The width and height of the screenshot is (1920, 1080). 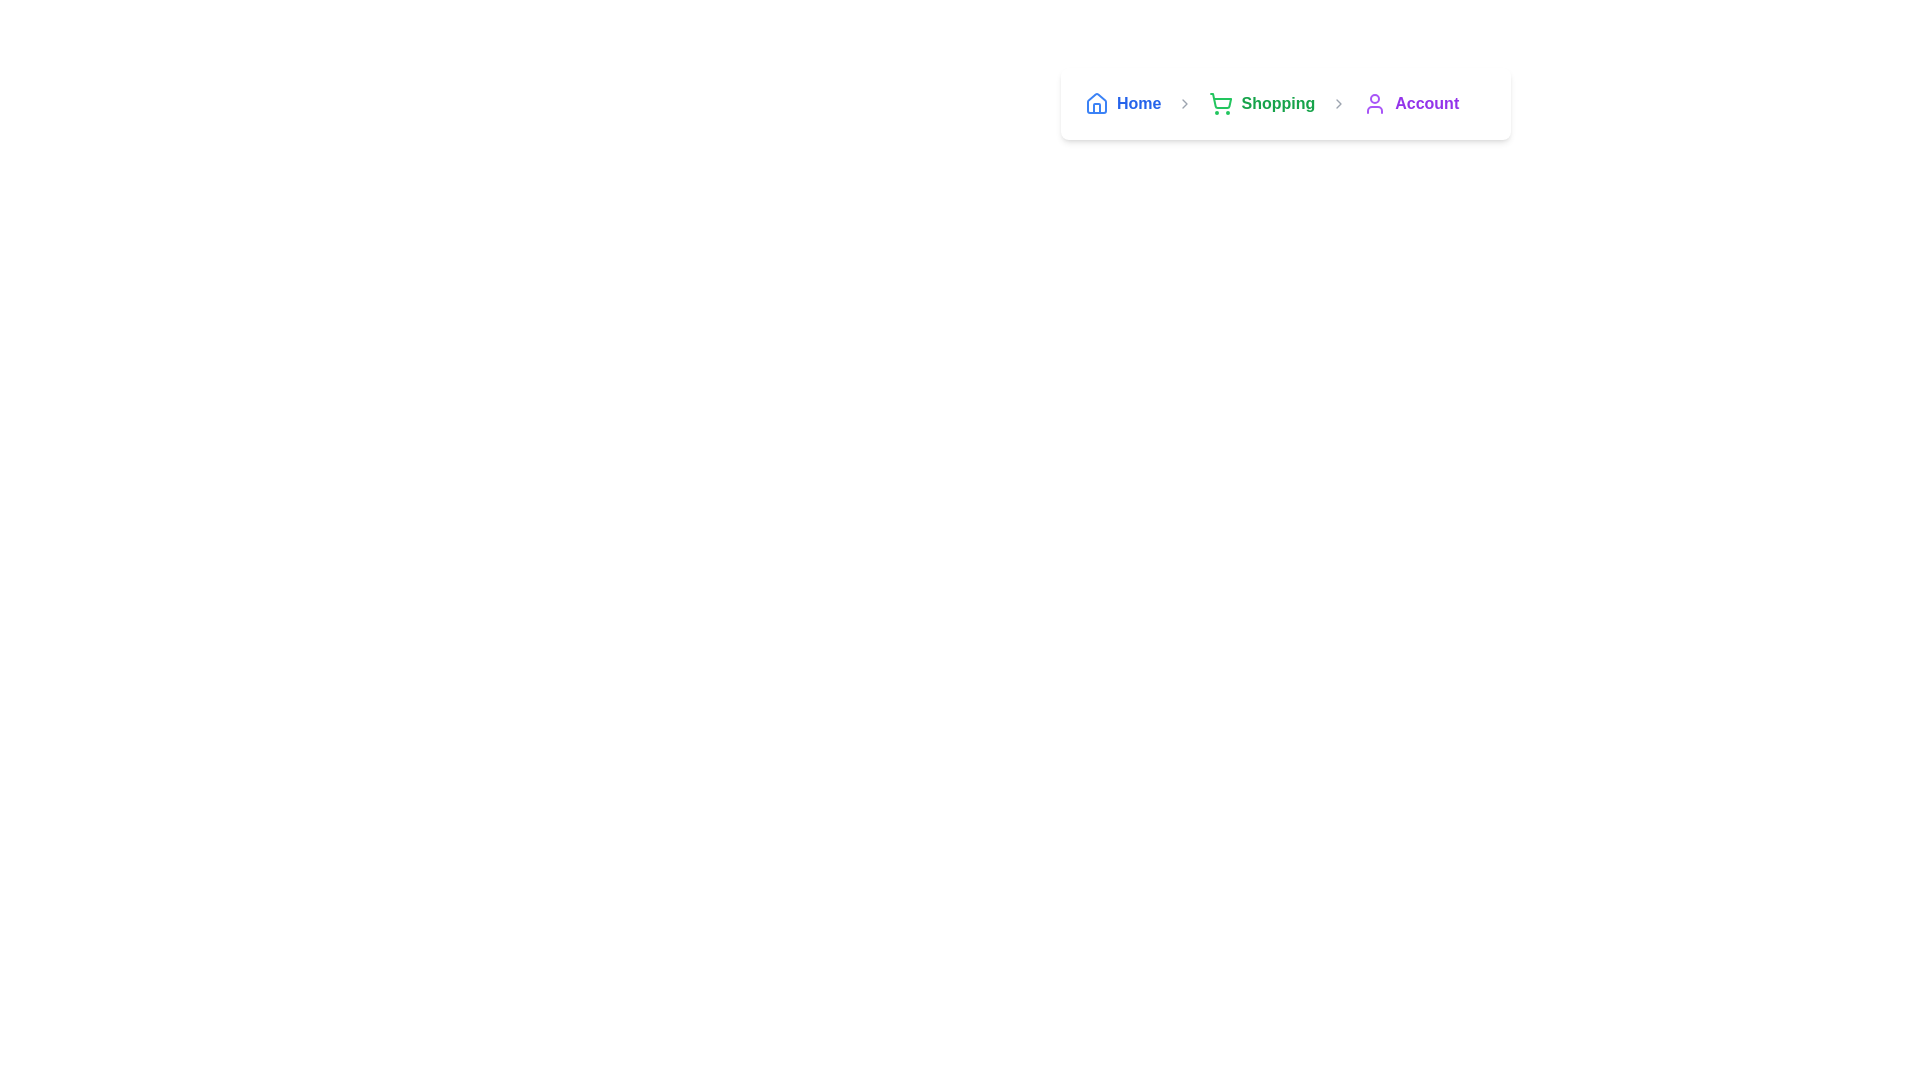 I want to click on the shopping cart icon in the breadcrumb navigation bar, which represents the 'Shopping' section between 'Home' and 'Account', so click(x=1220, y=104).